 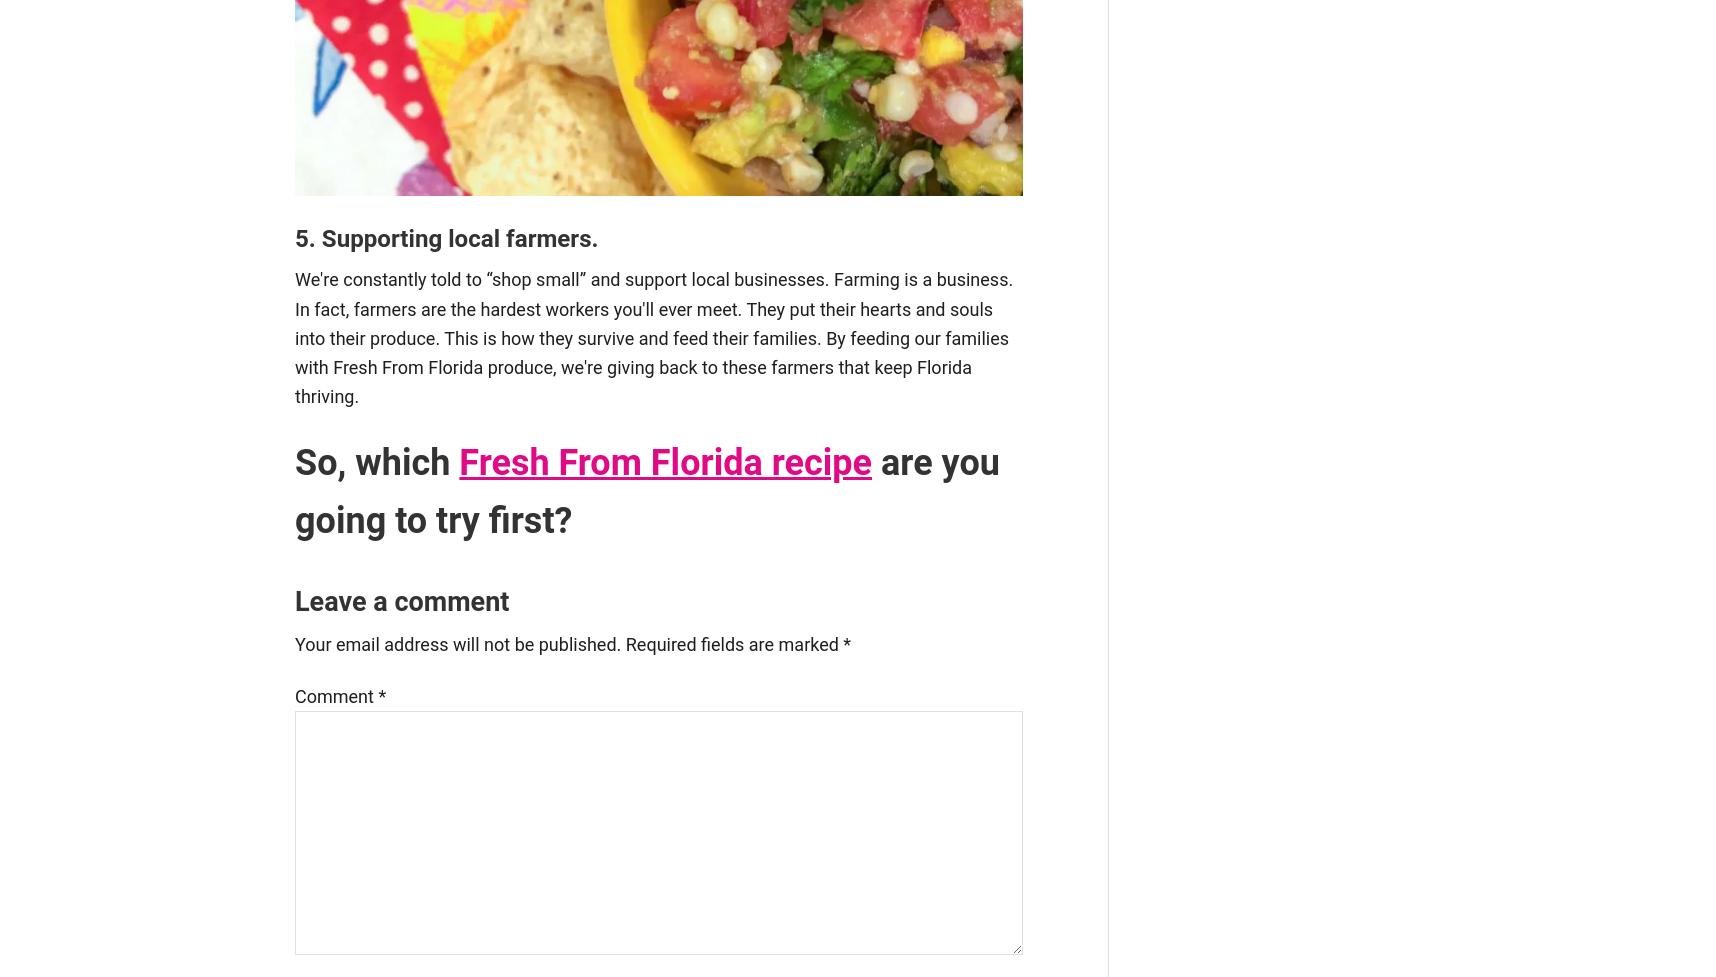 I want to click on 'are you going to try first?', so click(x=293, y=490).